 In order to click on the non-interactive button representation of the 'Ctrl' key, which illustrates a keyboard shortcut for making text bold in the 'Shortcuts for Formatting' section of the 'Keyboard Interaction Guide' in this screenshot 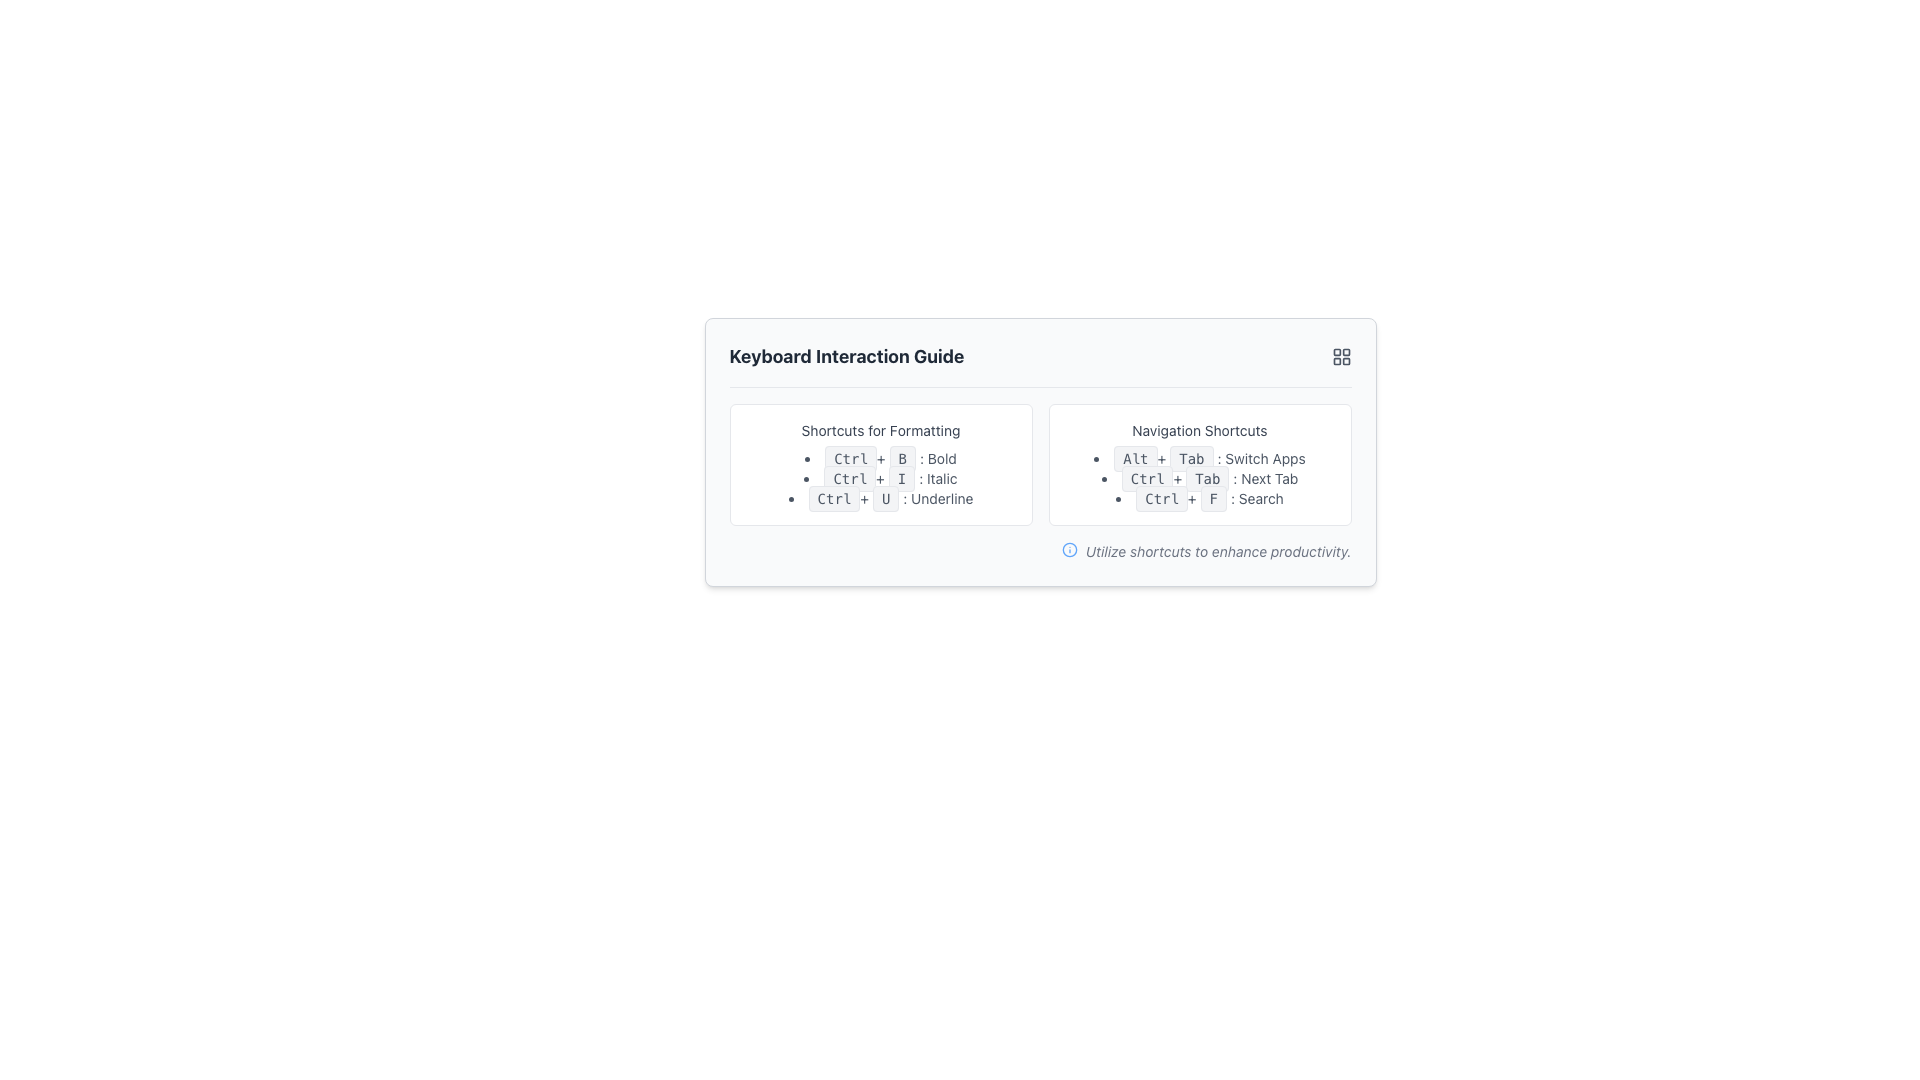, I will do `click(850, 459)`.